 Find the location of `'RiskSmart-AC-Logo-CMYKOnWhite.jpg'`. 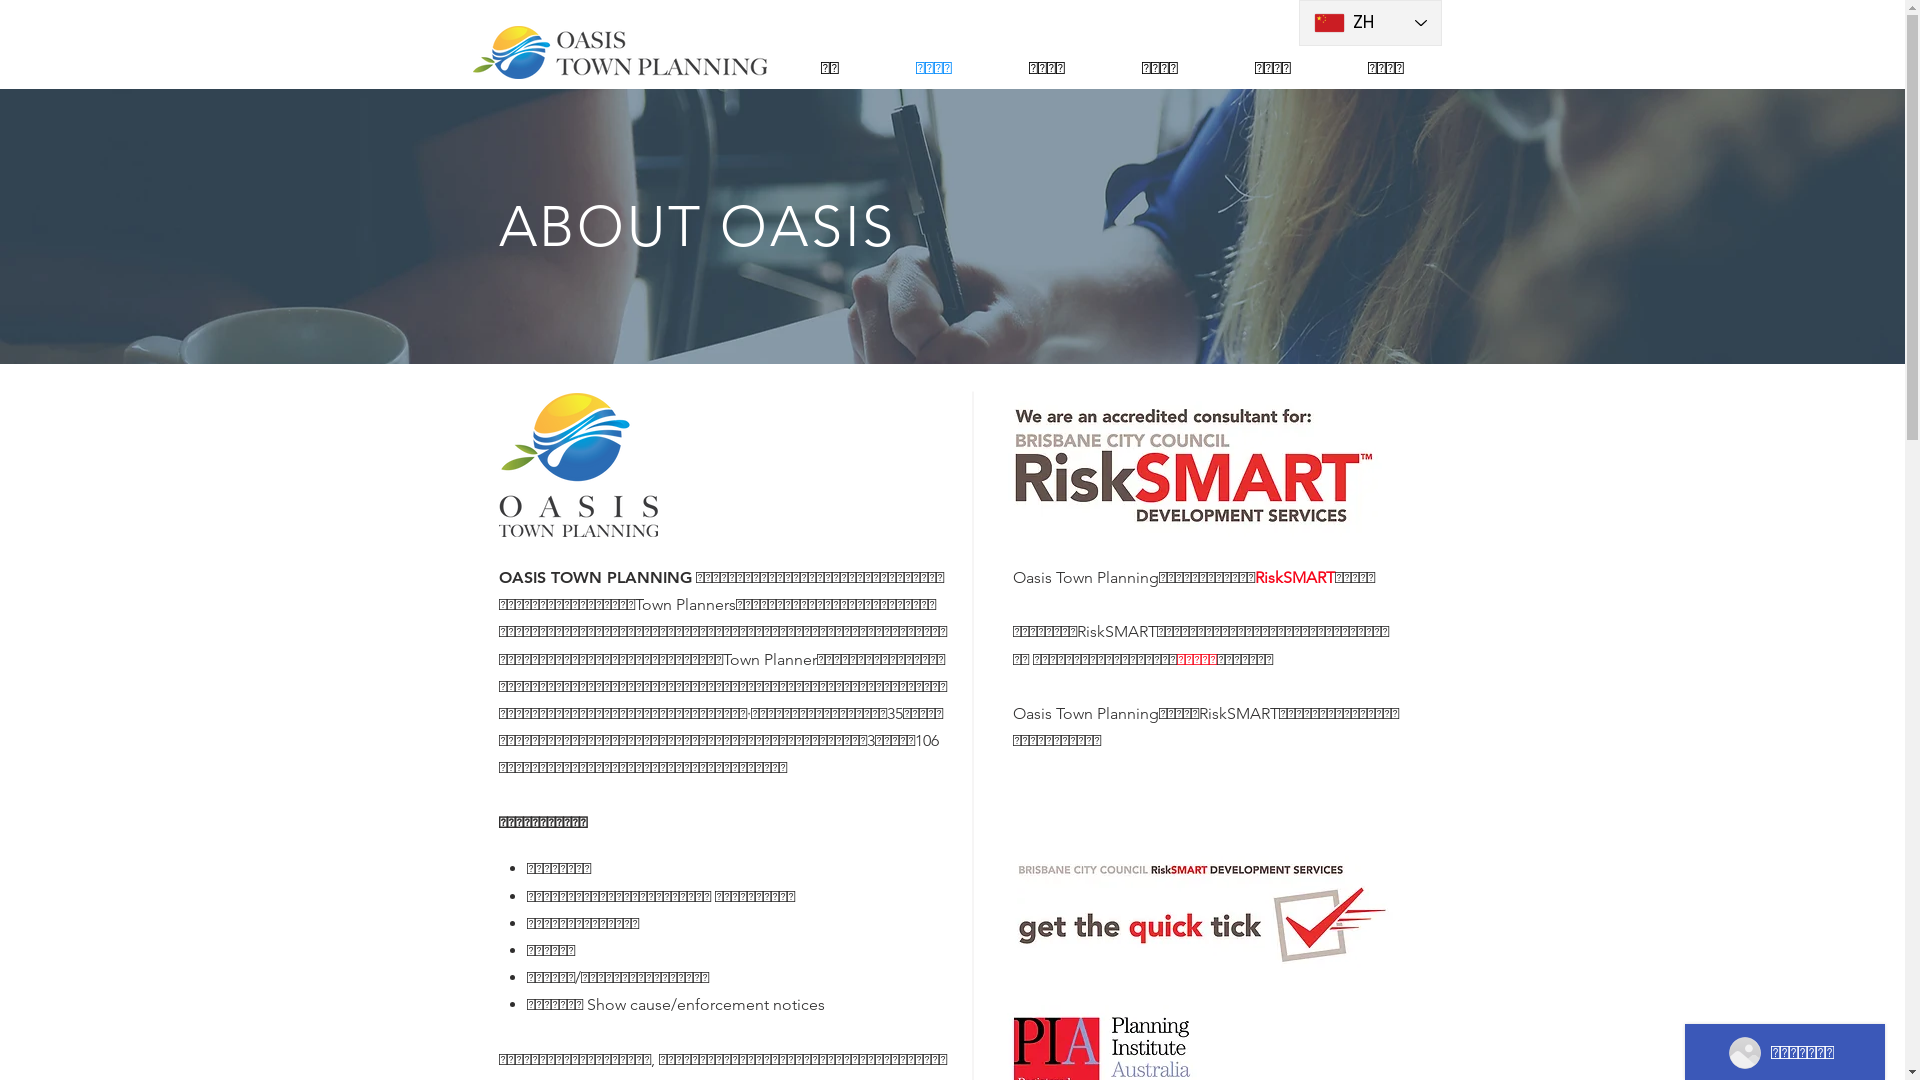

'RiskSmart-AC-Logo-CMYKOnWhite.jpg' is located at coordinates (1188, 465).